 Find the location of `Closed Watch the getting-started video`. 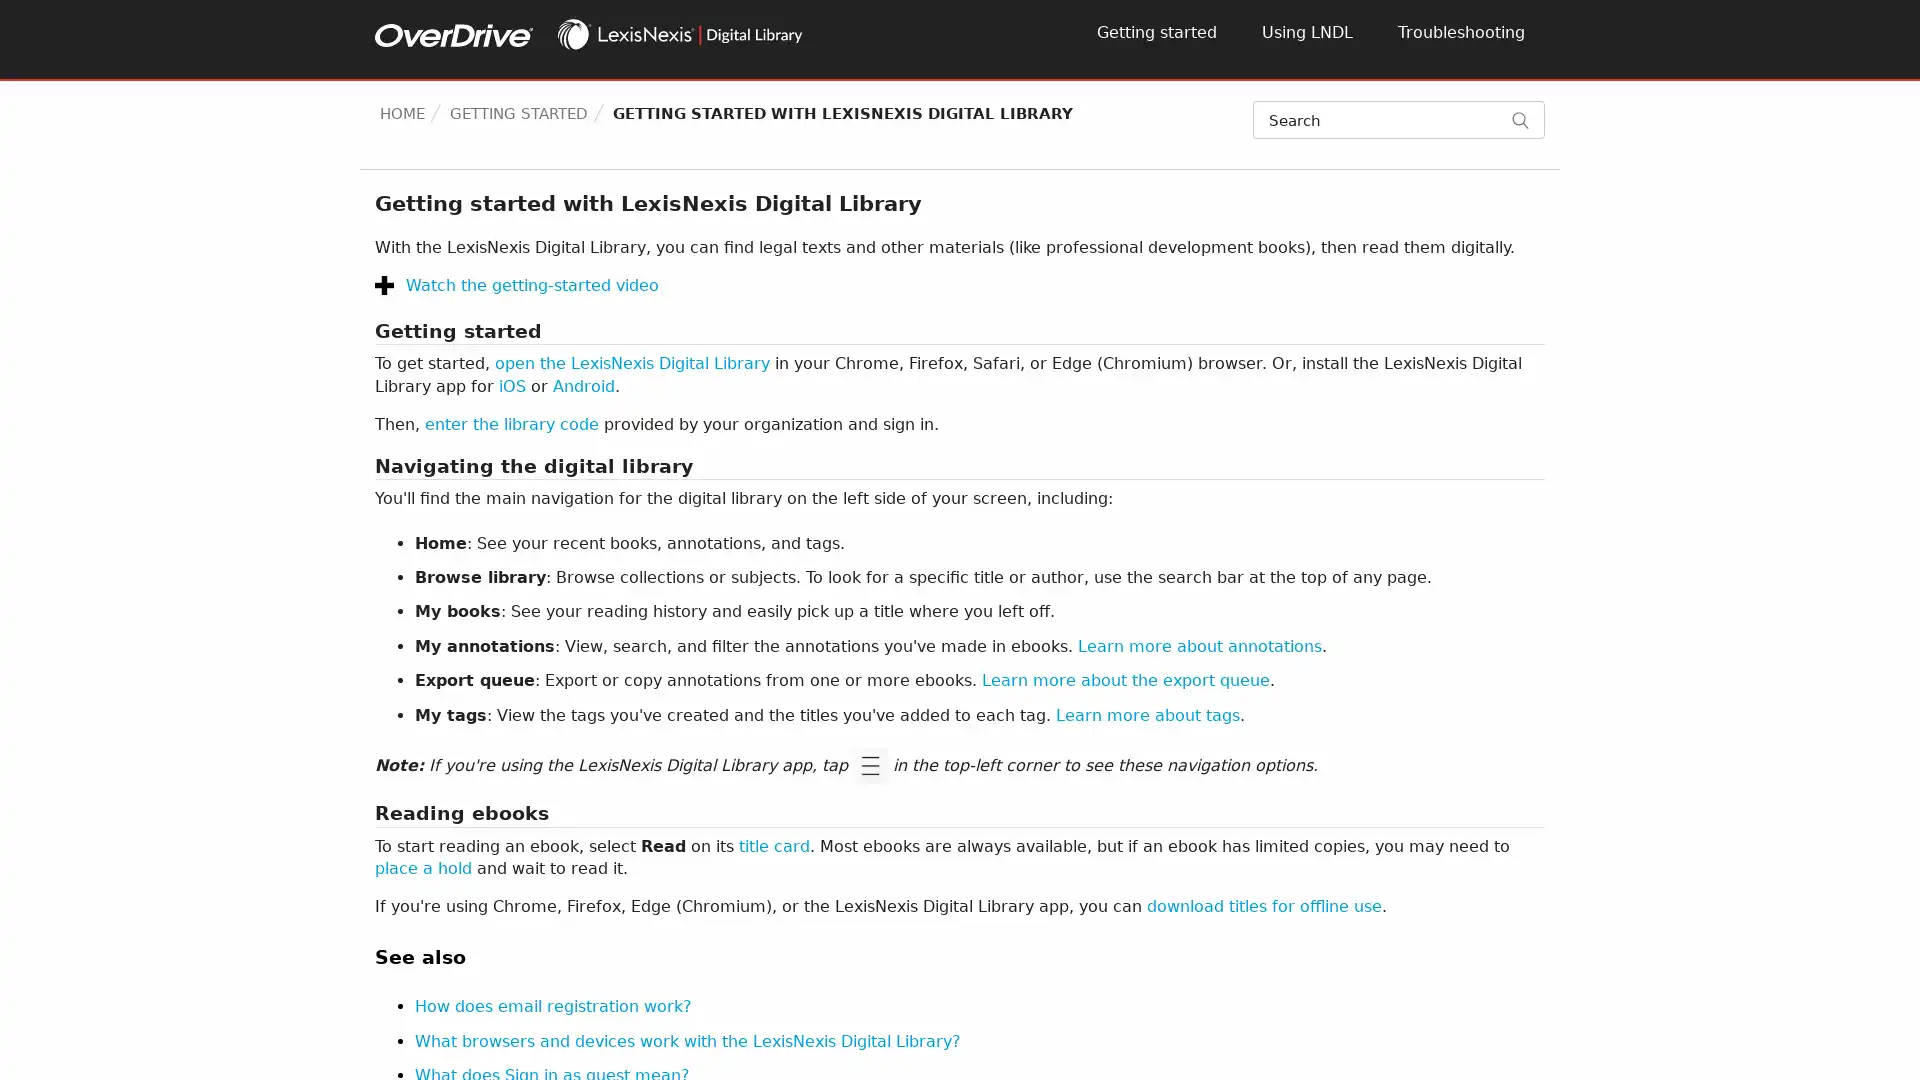

Closed Watch the getting-started video is located at coordinates (517, 285).